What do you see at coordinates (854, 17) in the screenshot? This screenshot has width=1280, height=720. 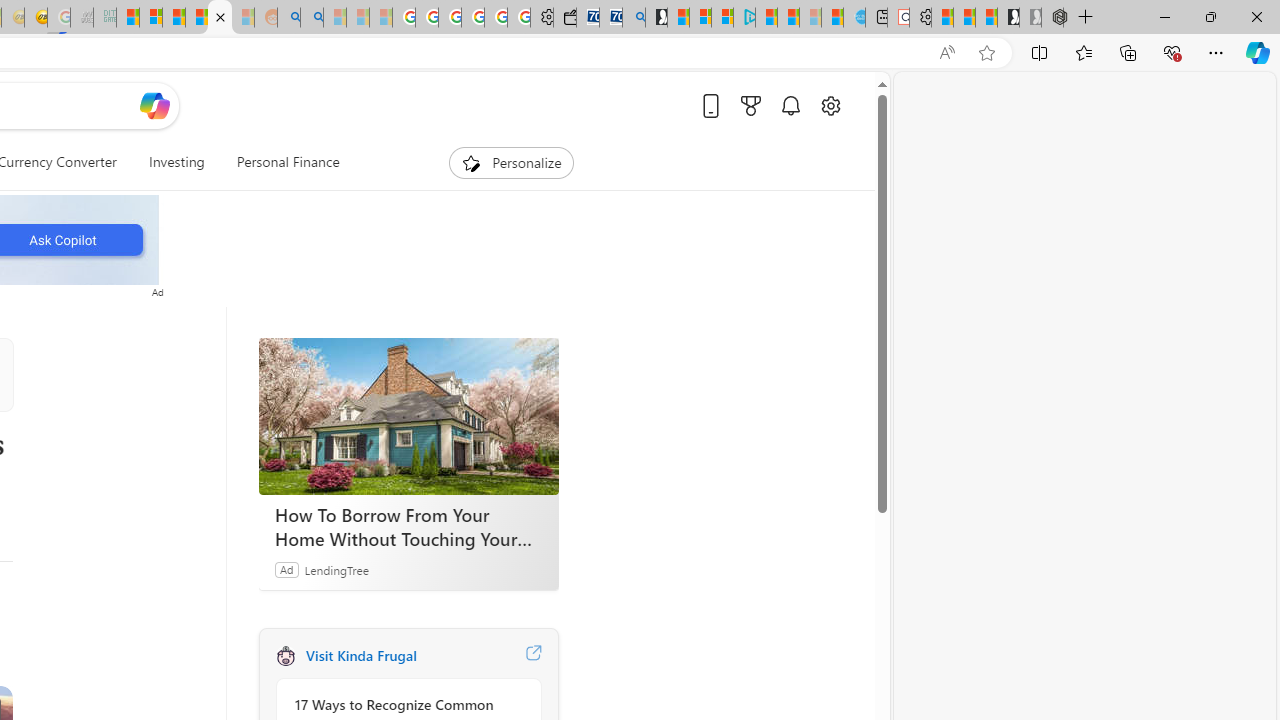 I see `'Home | Sky Blue Bikes - Sky Blue Bikes'` at bounding box center [854, 17].